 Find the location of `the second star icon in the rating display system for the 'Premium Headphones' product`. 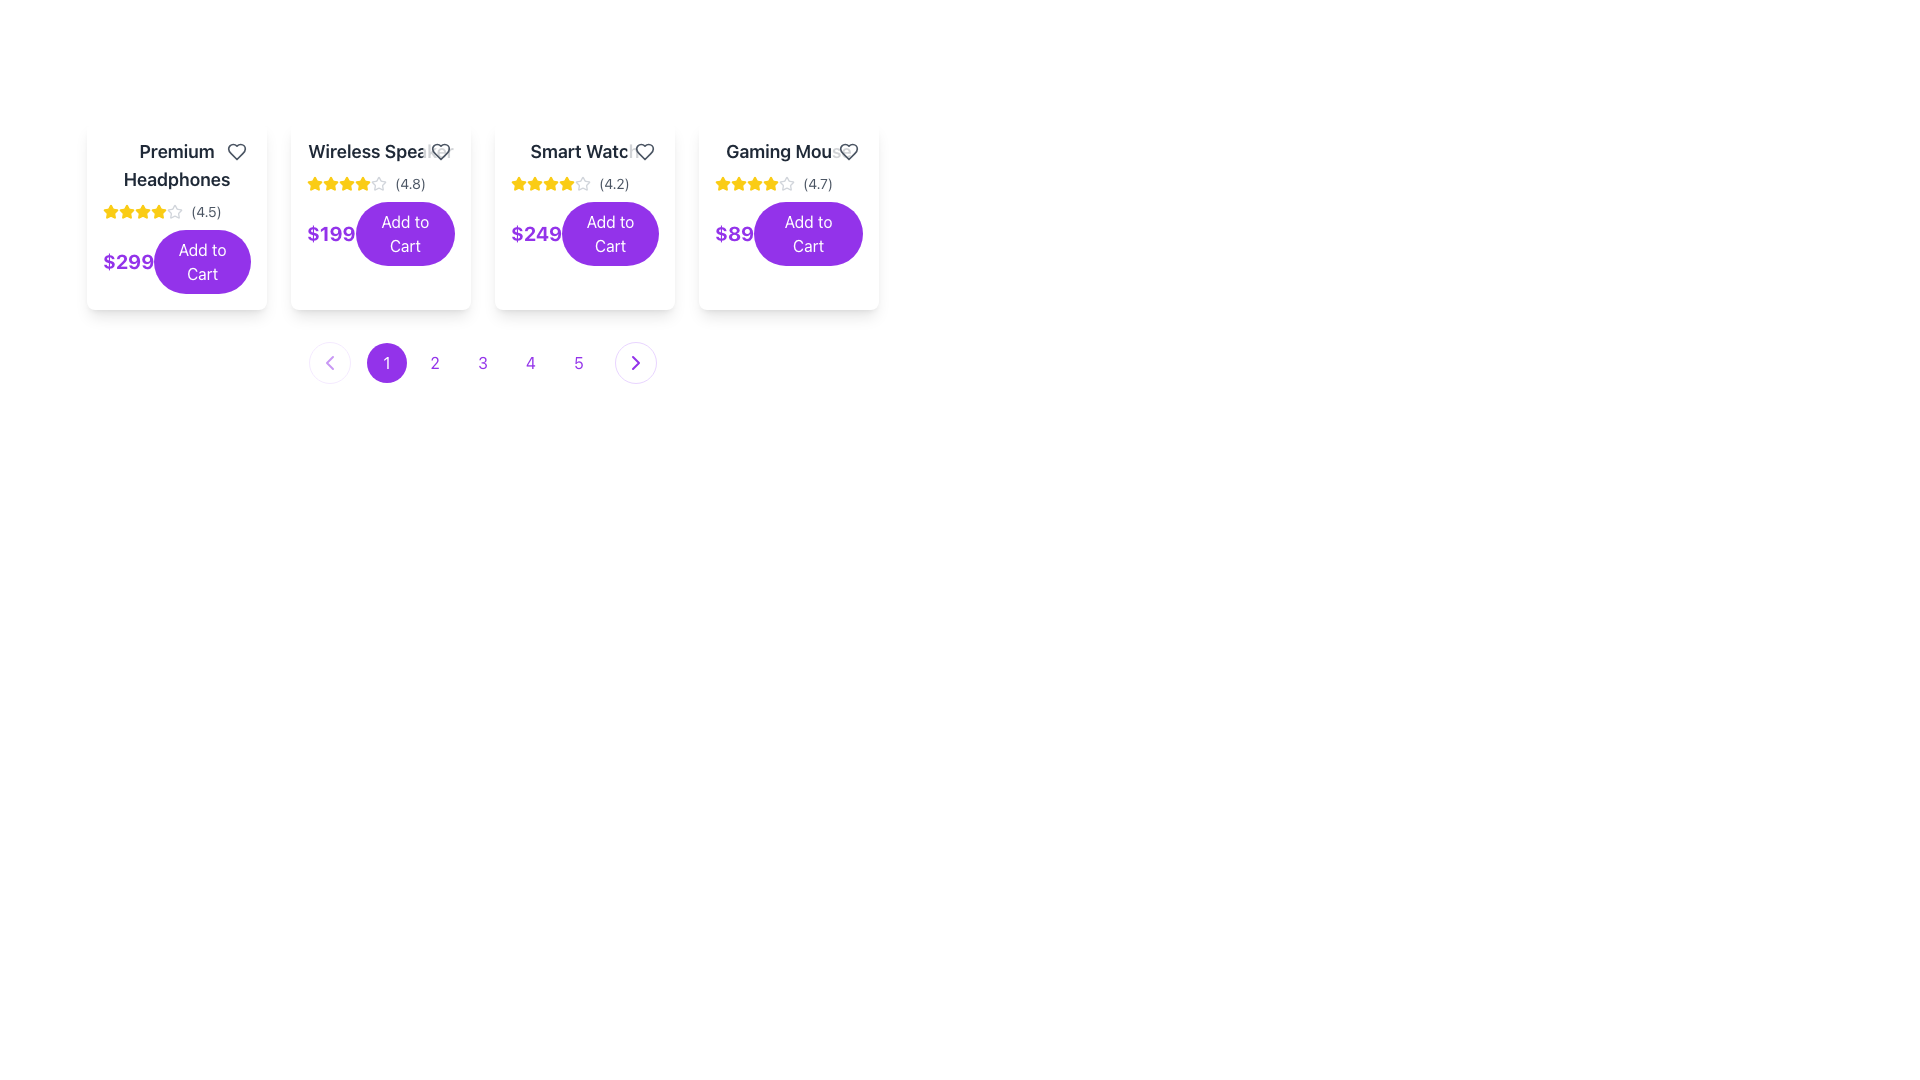

the second star icon in the rating display system for the 'Premium Headphones' product is located at coordinates (125, 211).